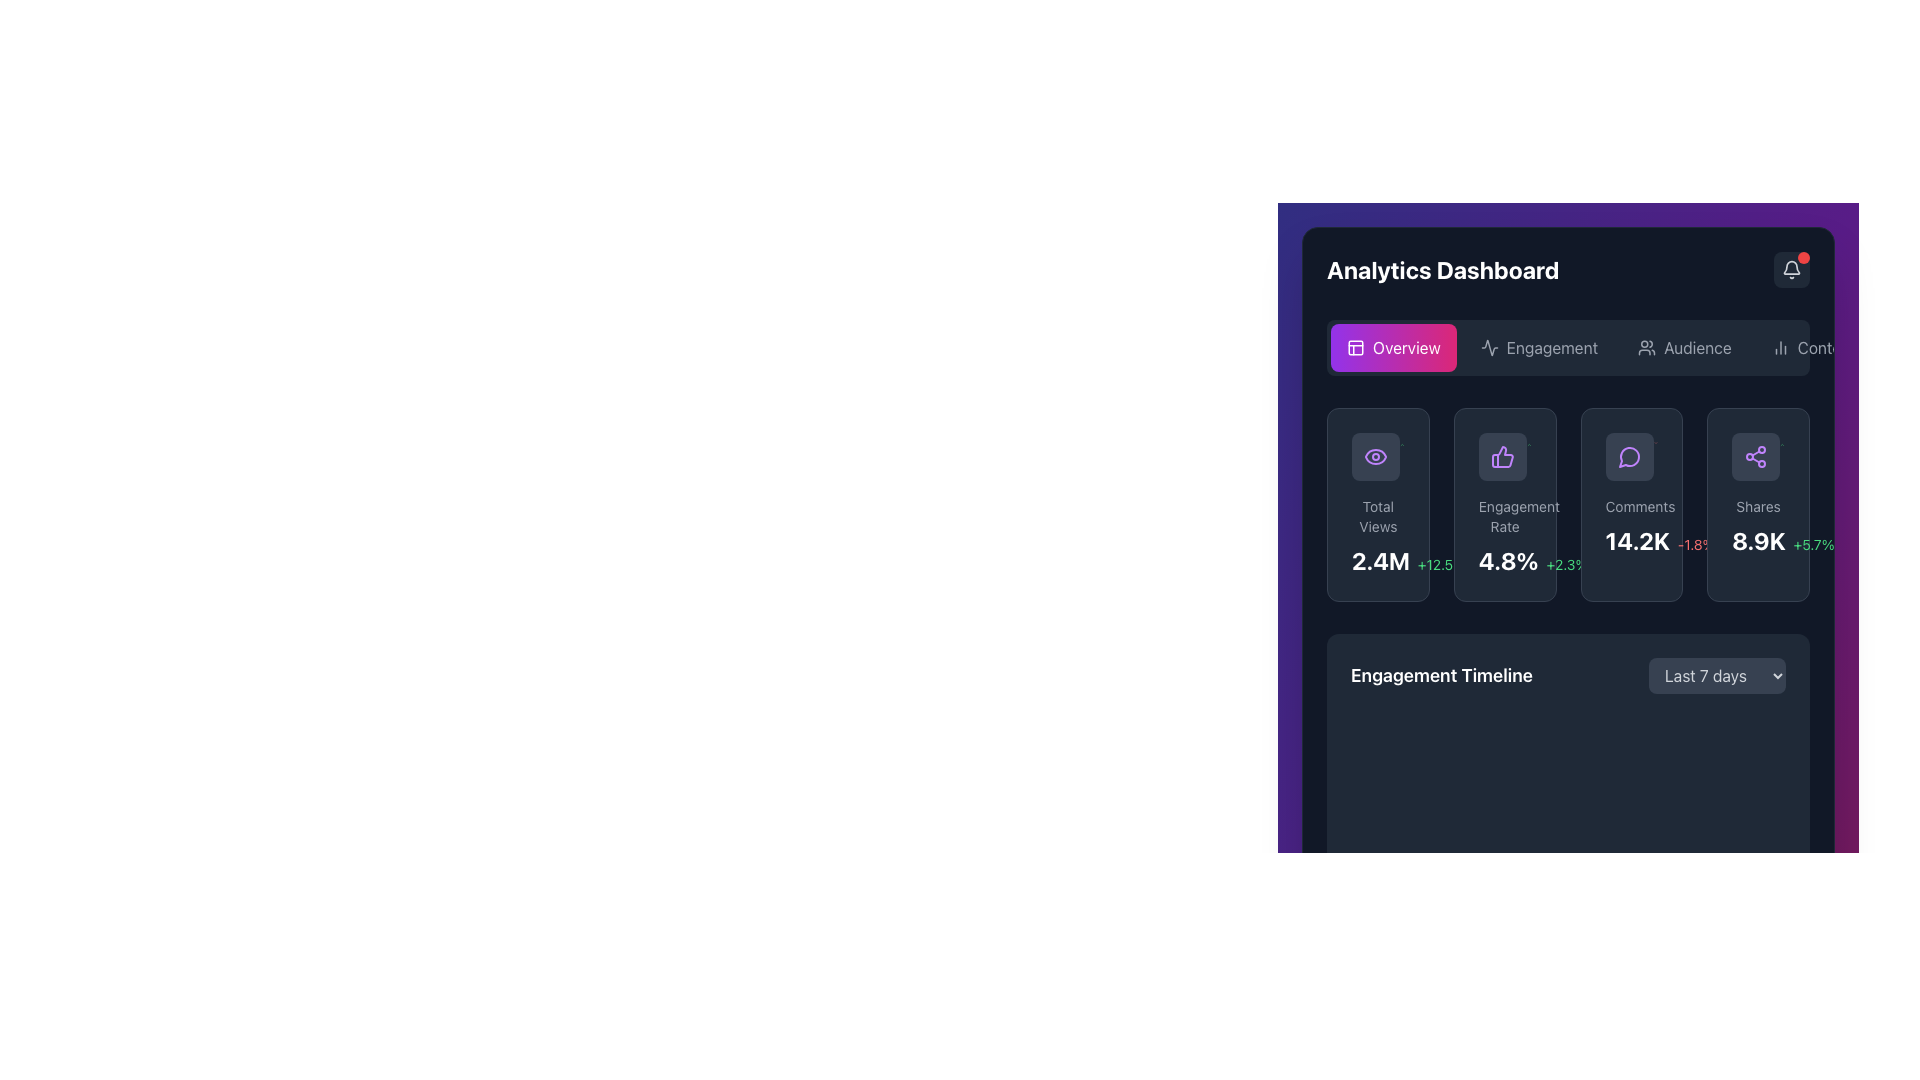 The image size is (1920, 1080). I want to click on the 'Engagement' text label, so click(1551, 346).